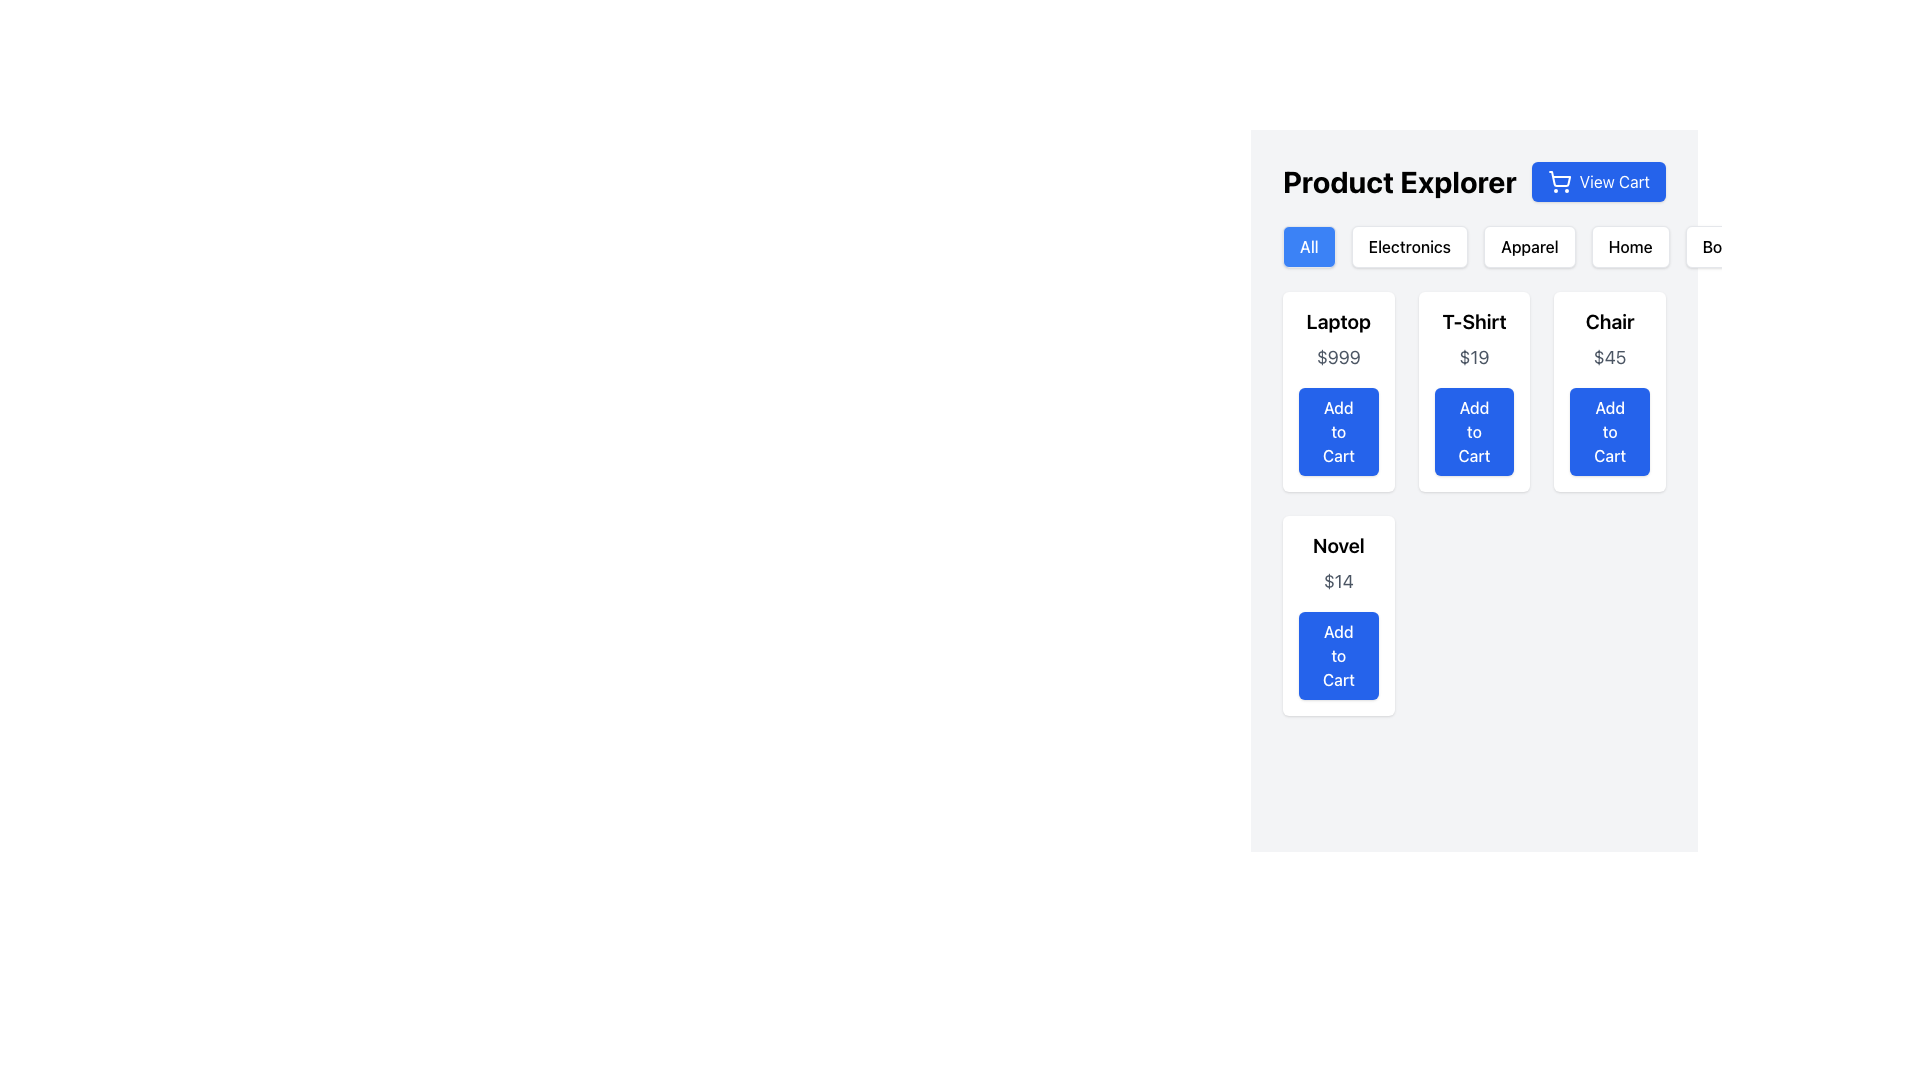 This screenshot has width=1920, height=1080. What do you see at coordinates (1474, 320) in the screenshot?
I see `text element displaying 'T-Shirt' in bold, black, large font, located above the '$19' price text and the blue 'Add to Cart' button within the card layout in the 'Product Explorer' section` at bounding box center [1474, 320].